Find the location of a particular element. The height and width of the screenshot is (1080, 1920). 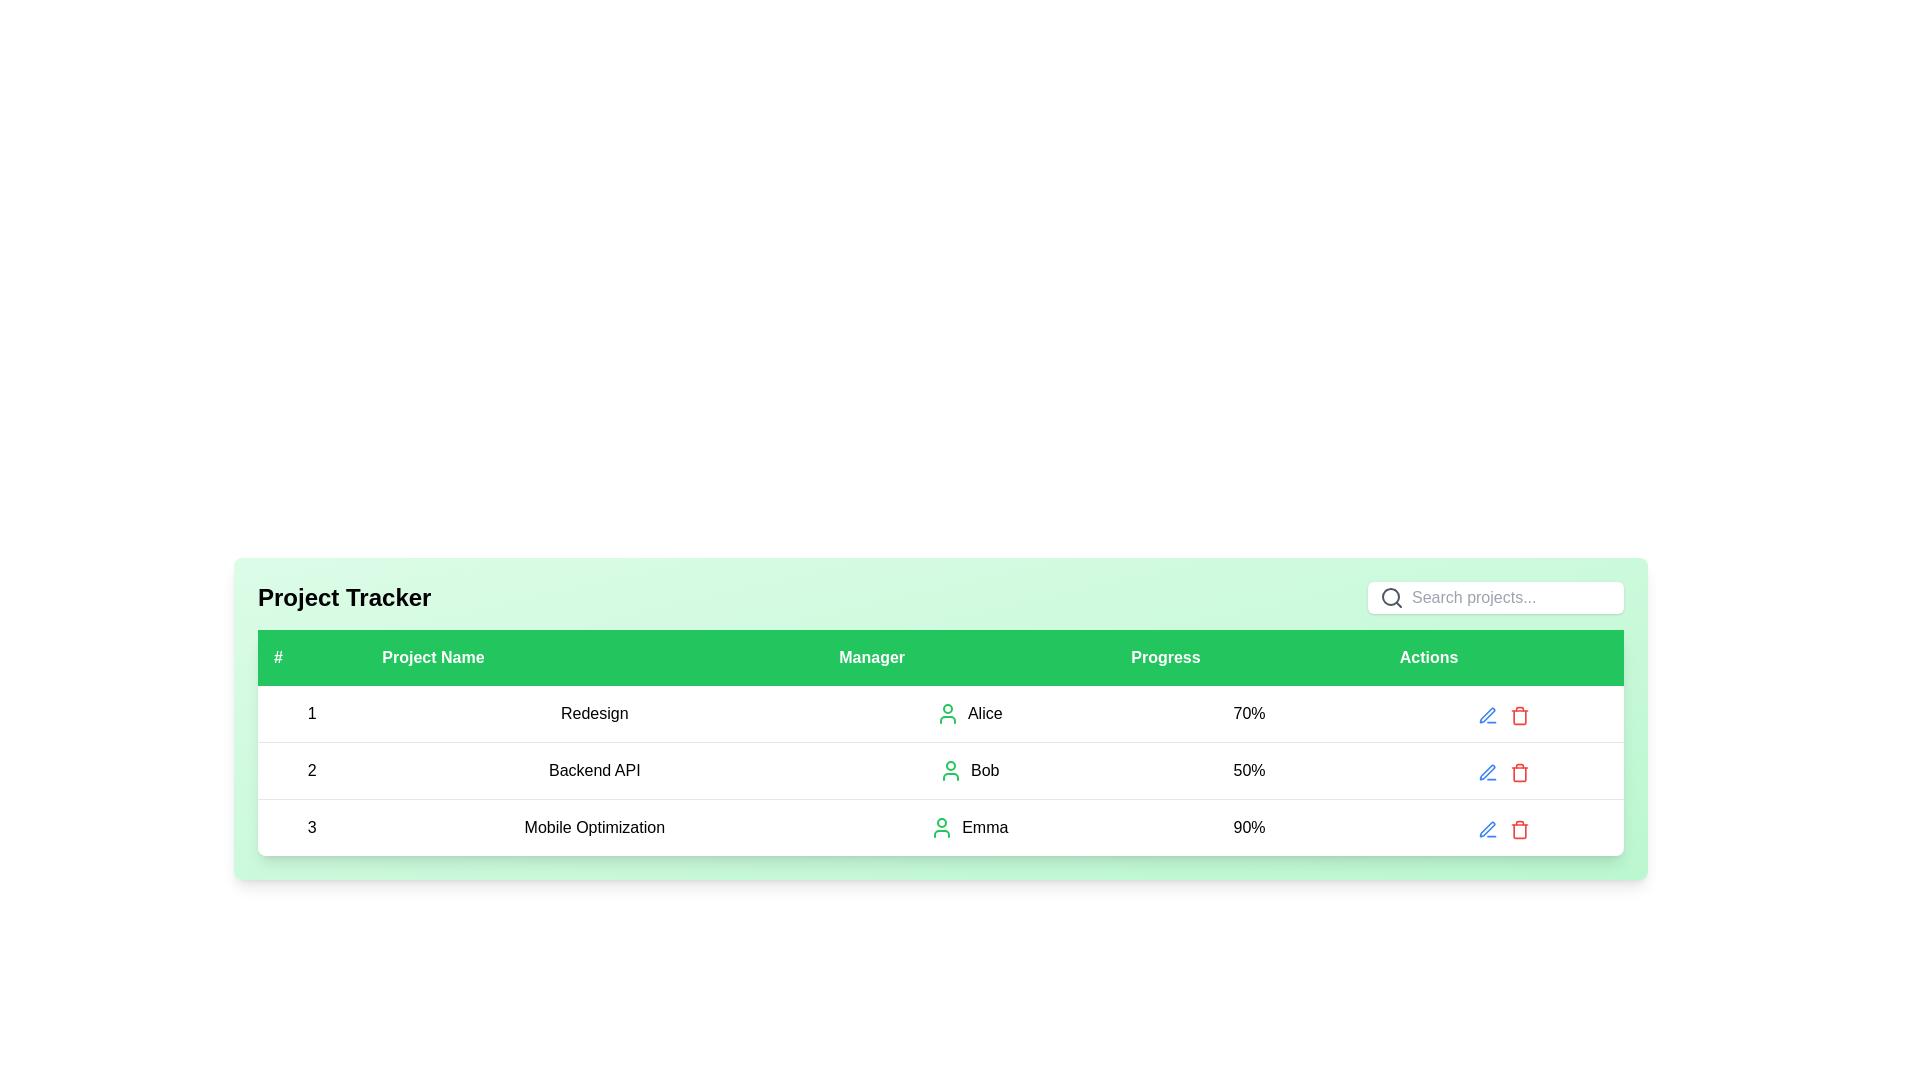

the pen icon button located in the 'Actions' column for the 'Backend API' project, which is styled with a thin stroke and is a sibling to the trash bin icon is located at coordinates (1487, 829).